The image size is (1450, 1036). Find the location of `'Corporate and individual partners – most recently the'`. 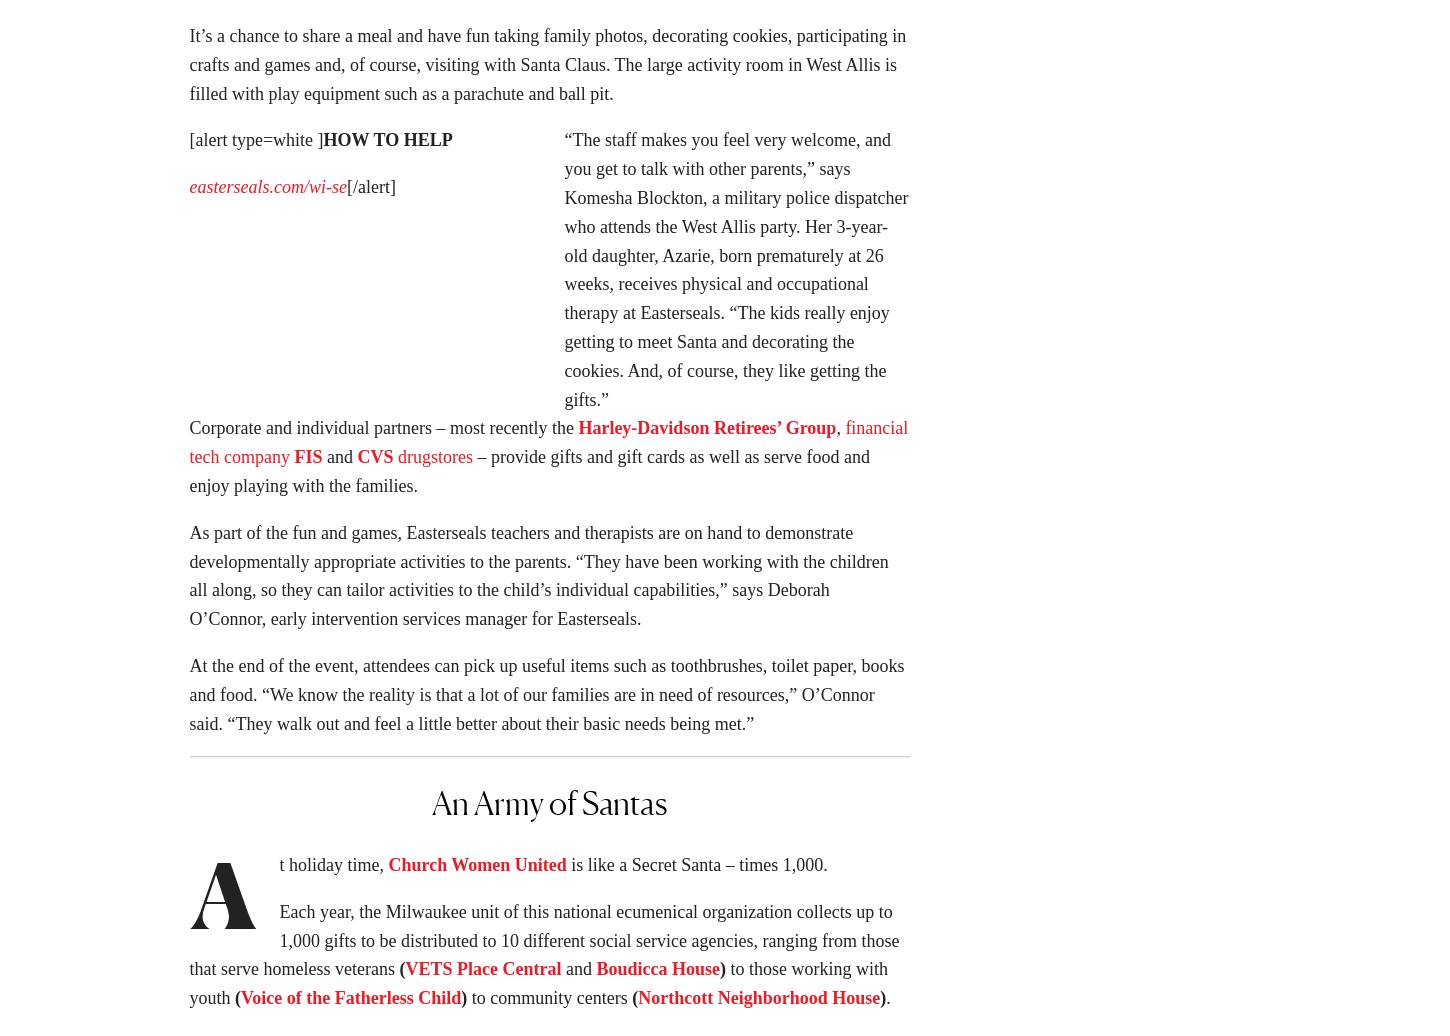

'Corporate and individual partners – most recently the' is located at coordinates (382, 433).